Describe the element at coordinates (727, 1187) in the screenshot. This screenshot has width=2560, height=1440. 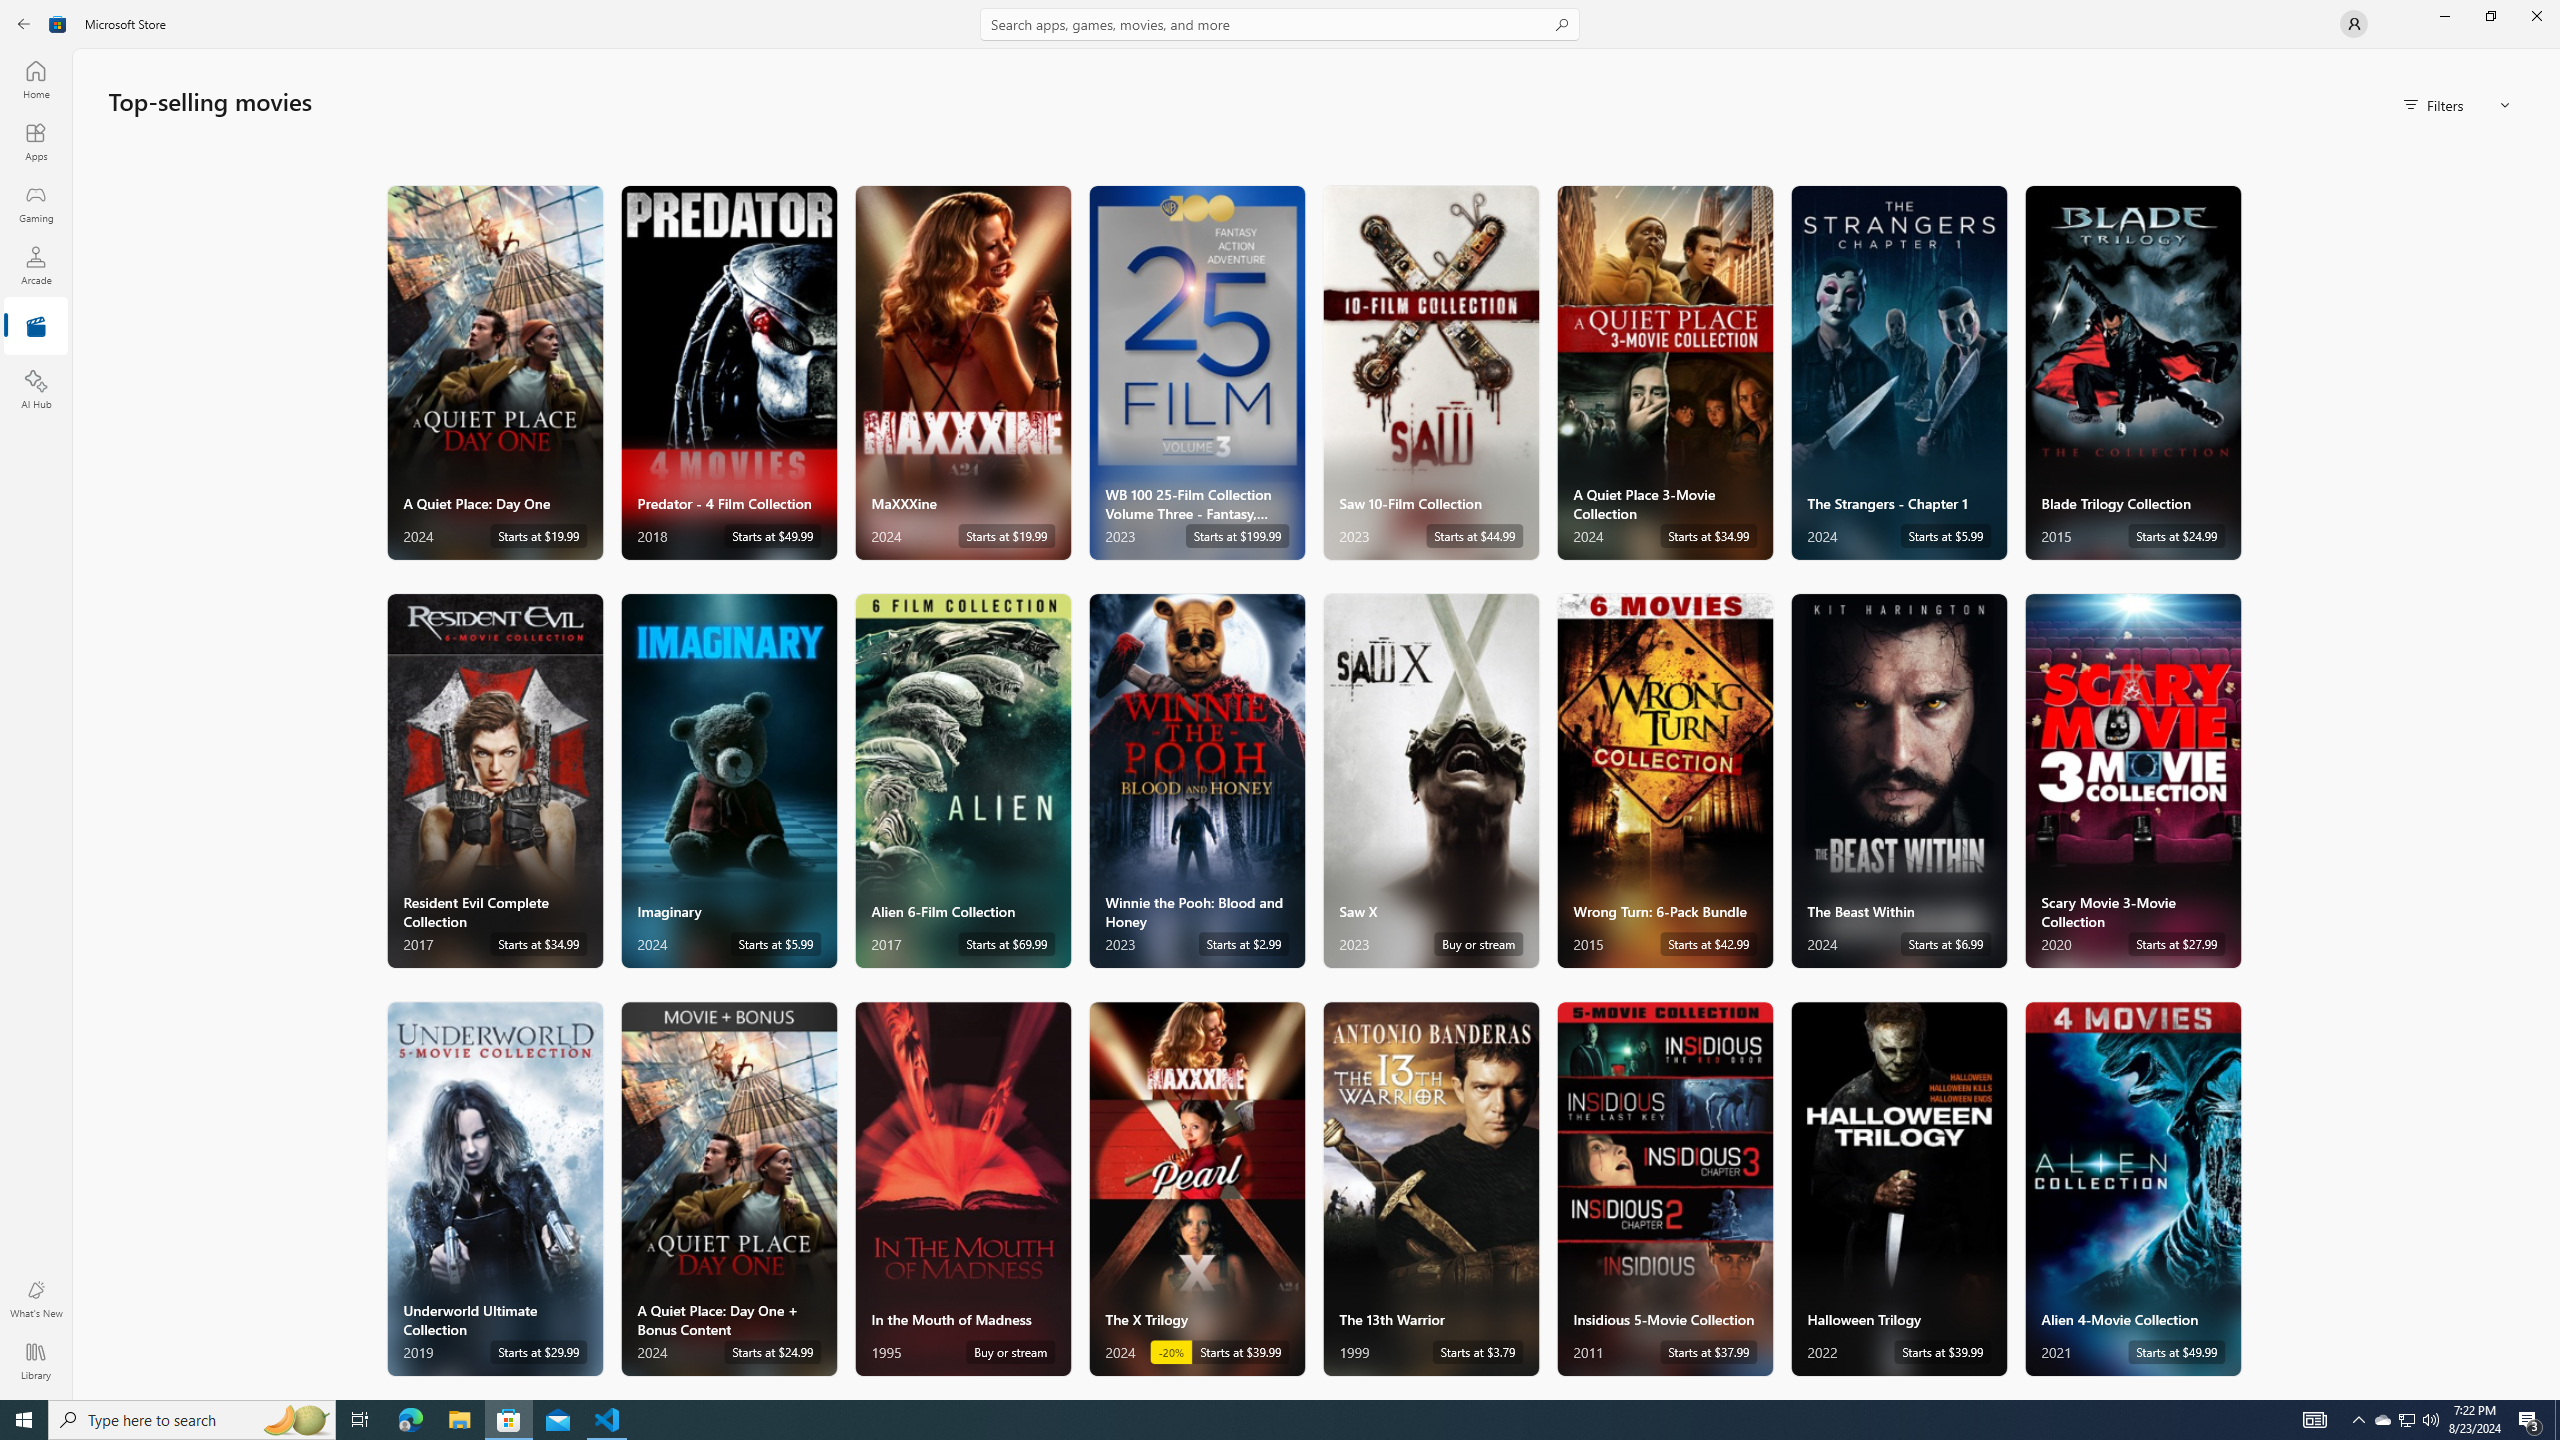
I see `'A Quiet Place: Day One + Bonus Content. Starts at $24.99  '` at that location.